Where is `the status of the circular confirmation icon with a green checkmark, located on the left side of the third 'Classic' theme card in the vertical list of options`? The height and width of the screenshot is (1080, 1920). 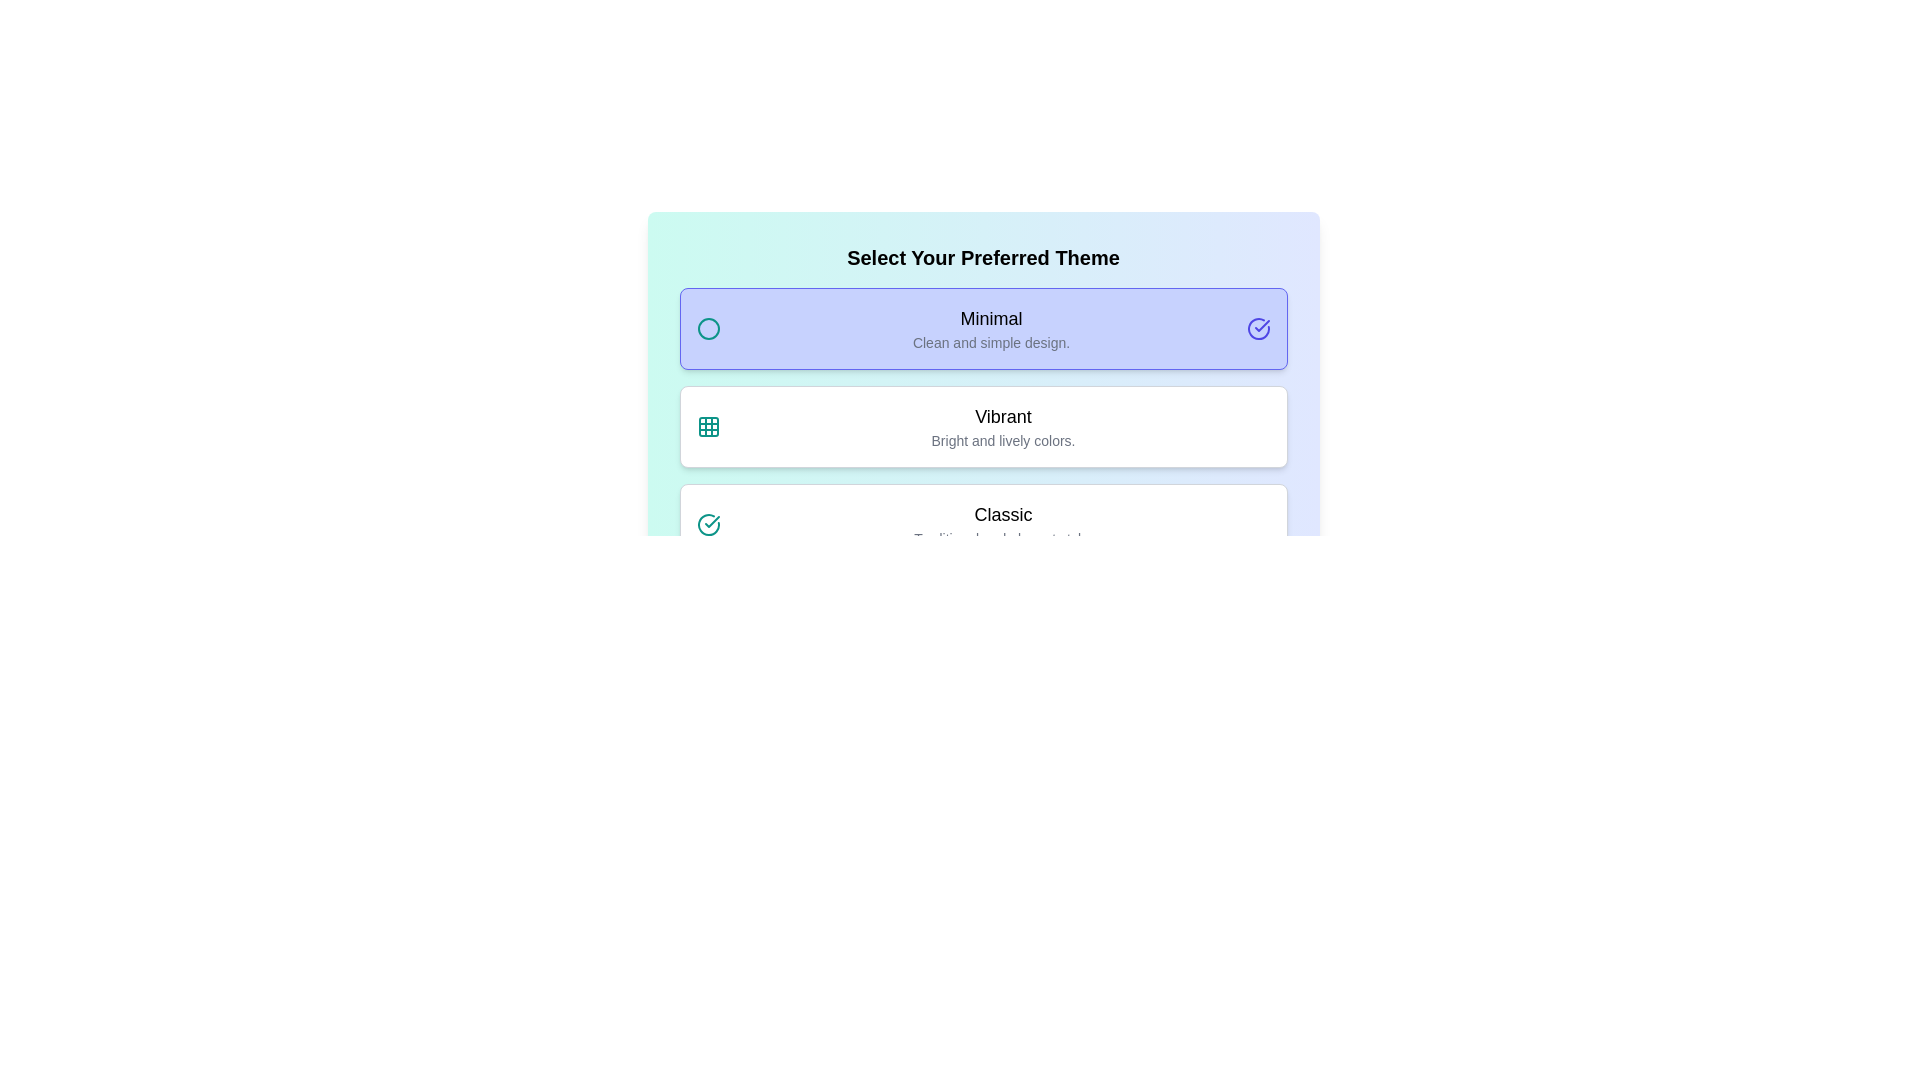
the status of the circular confirmation icon with a green checkmark, located on the left side of the third 'Classic' theme card in the vertical list of options is located at coordinates (708, 523).